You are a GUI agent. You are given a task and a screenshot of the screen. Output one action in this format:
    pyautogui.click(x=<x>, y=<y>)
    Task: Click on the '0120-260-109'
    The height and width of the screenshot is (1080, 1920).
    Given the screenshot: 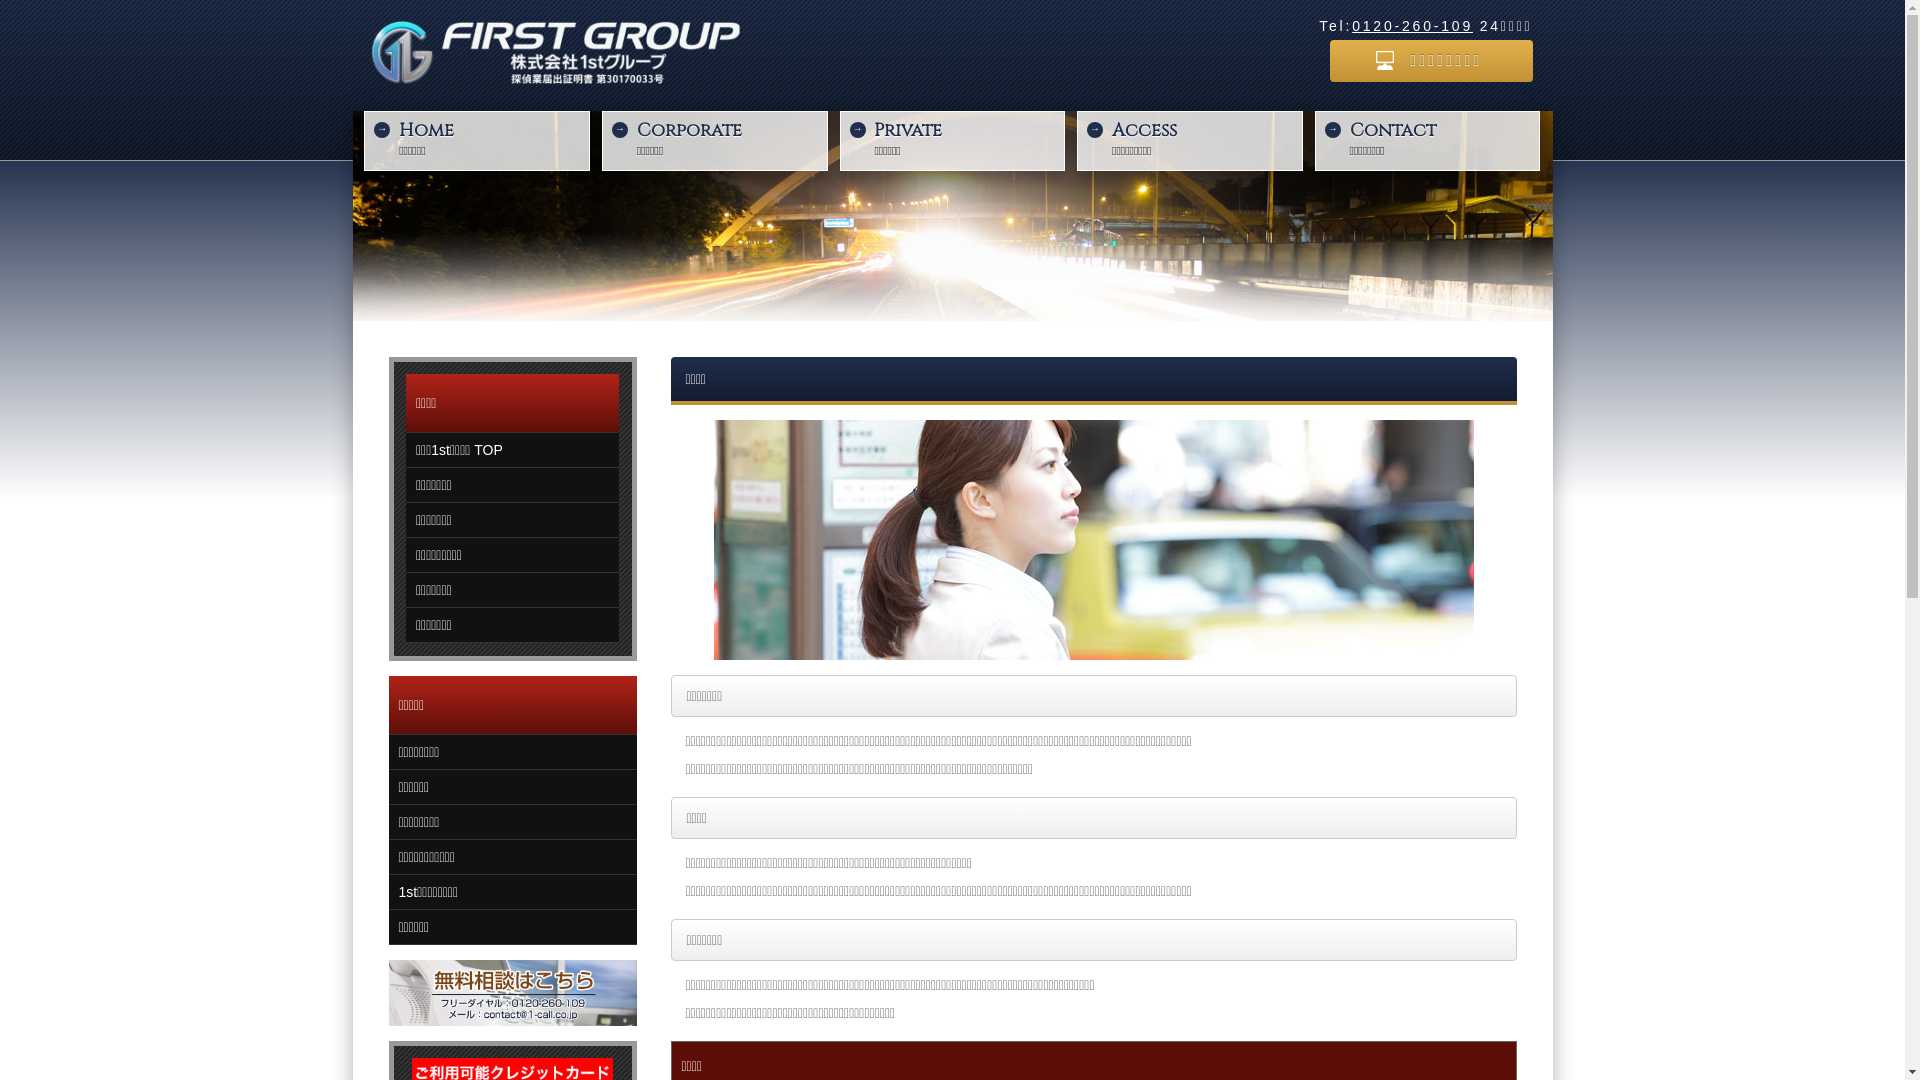 What is the action you would take?
    pyautogui.click(x=1411, y=26)
    